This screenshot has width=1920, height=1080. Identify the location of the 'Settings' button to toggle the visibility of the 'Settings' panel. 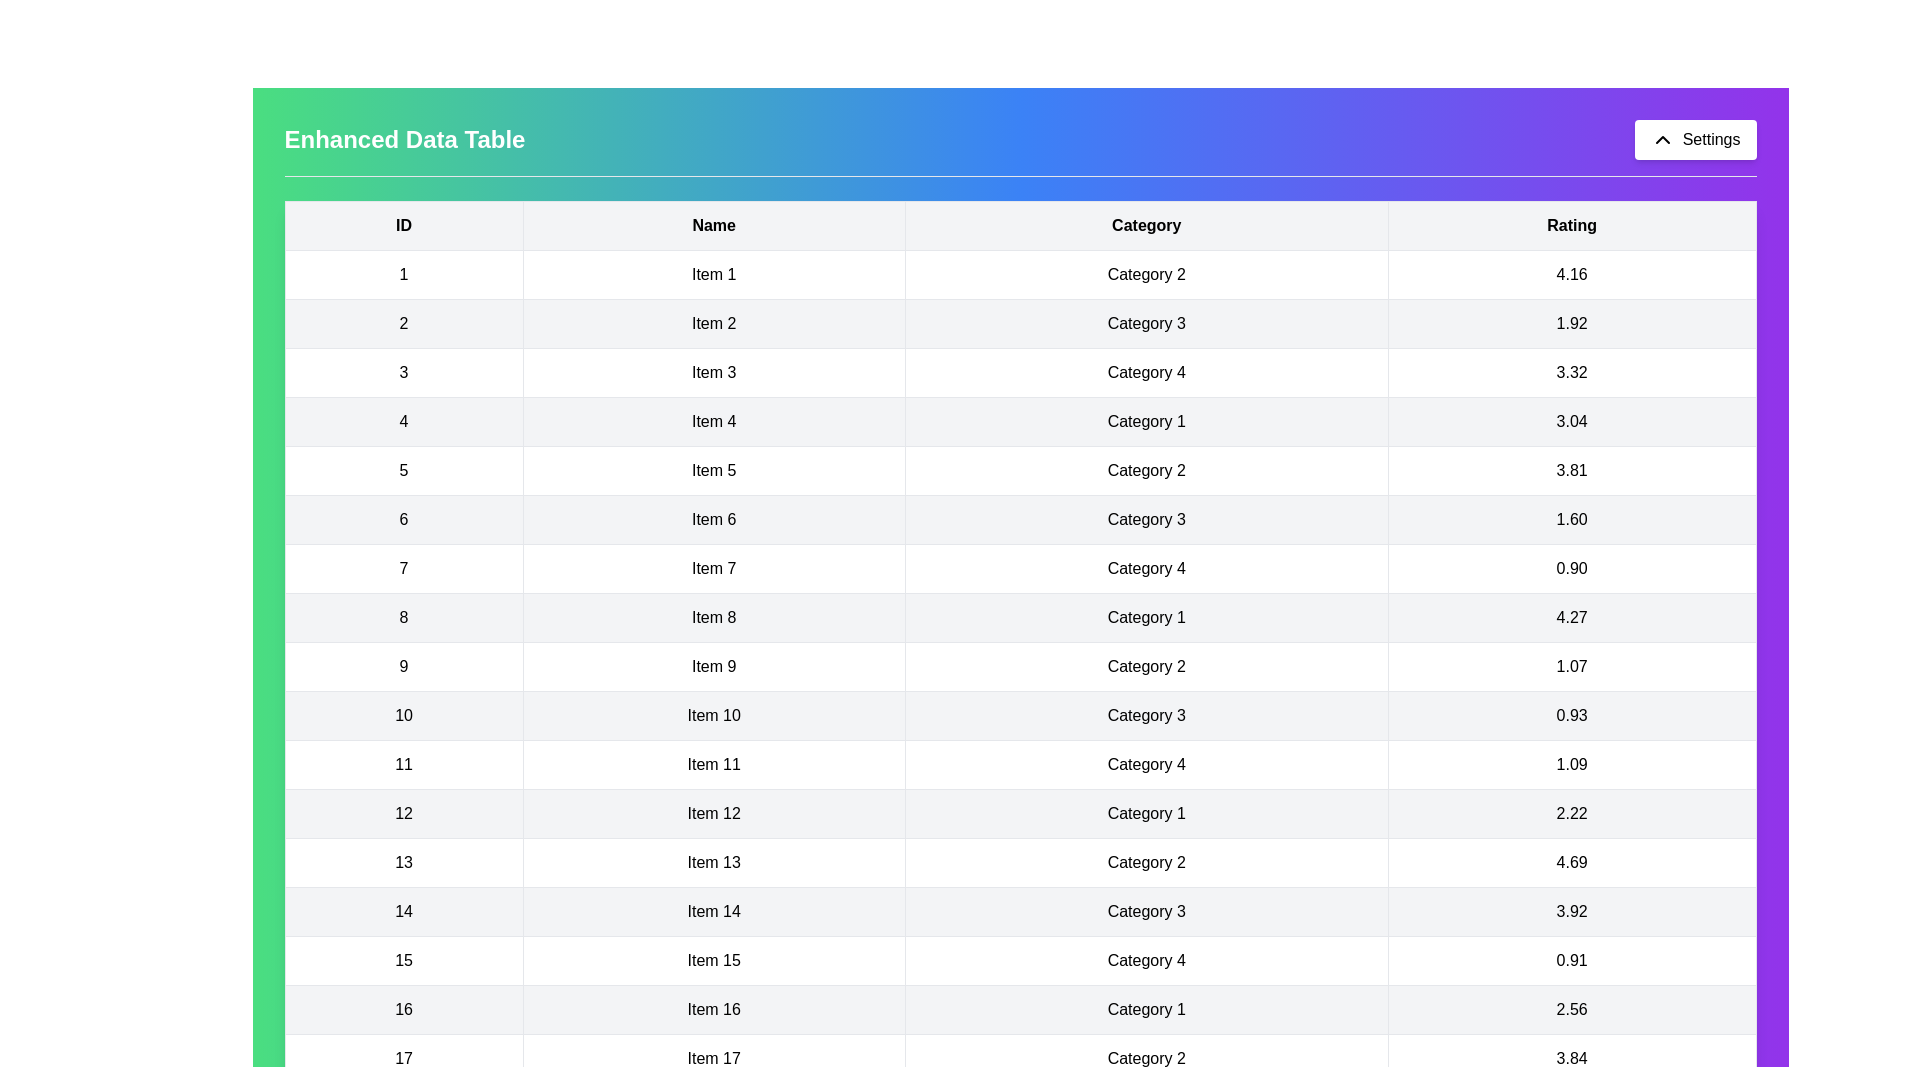
(1693, 138).